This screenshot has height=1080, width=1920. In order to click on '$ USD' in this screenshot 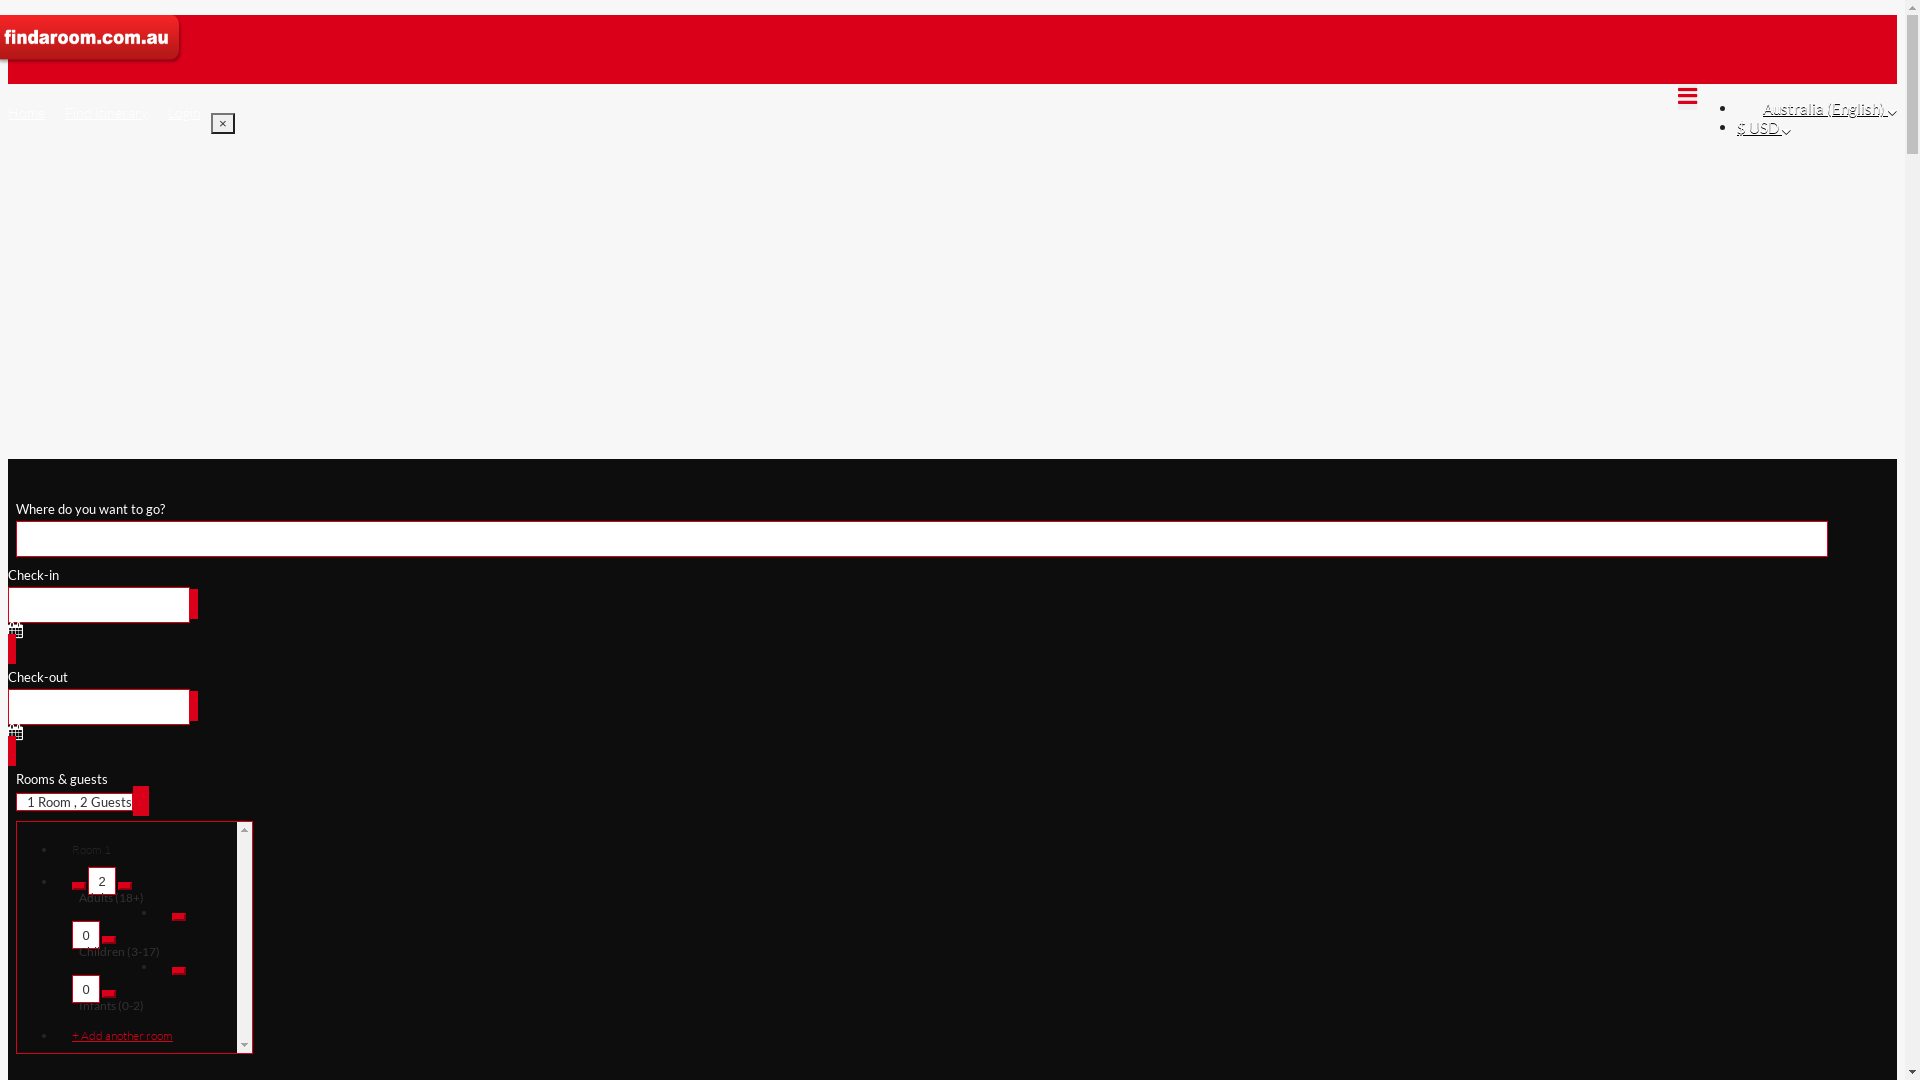, I will do `click(1736, 127)`.